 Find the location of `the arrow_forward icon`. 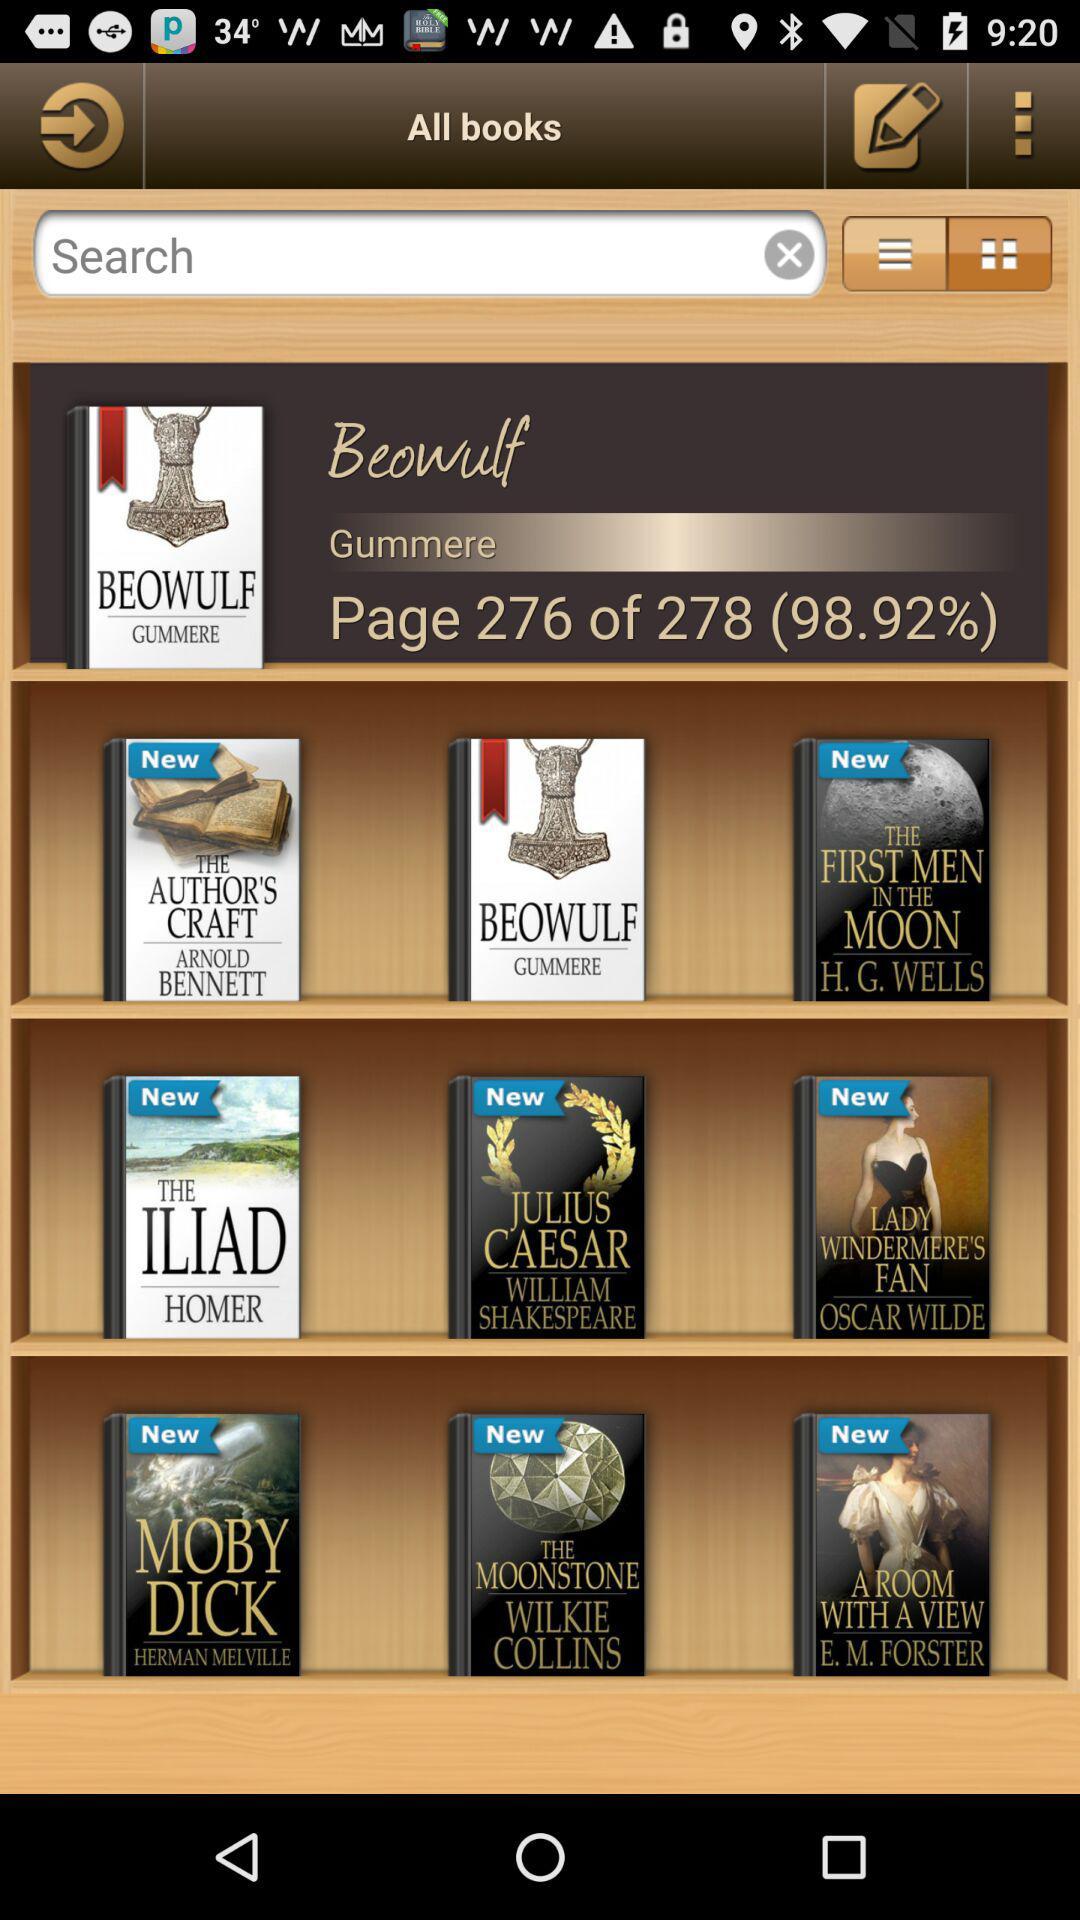

the arrow_forward icon is located at coordinates (70, 133).